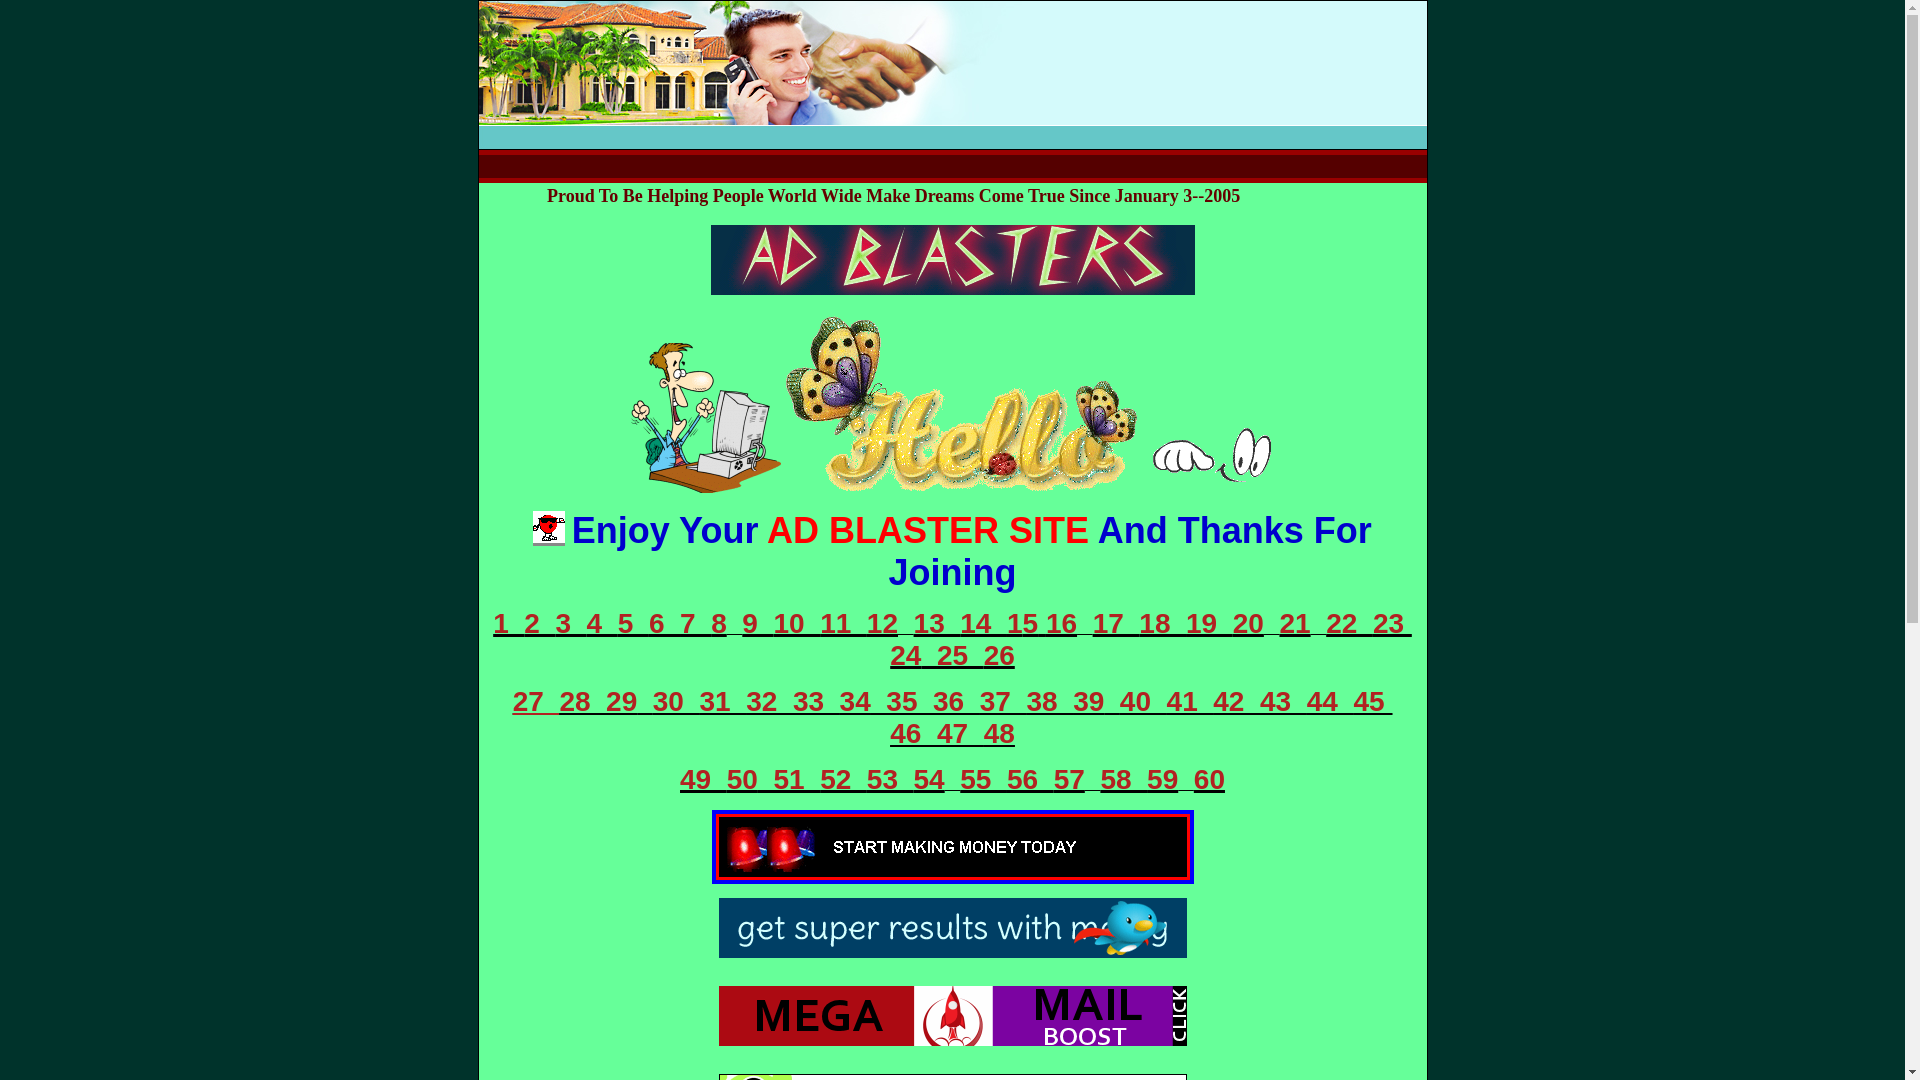  I want to click on '1 ', so click(508, 622).